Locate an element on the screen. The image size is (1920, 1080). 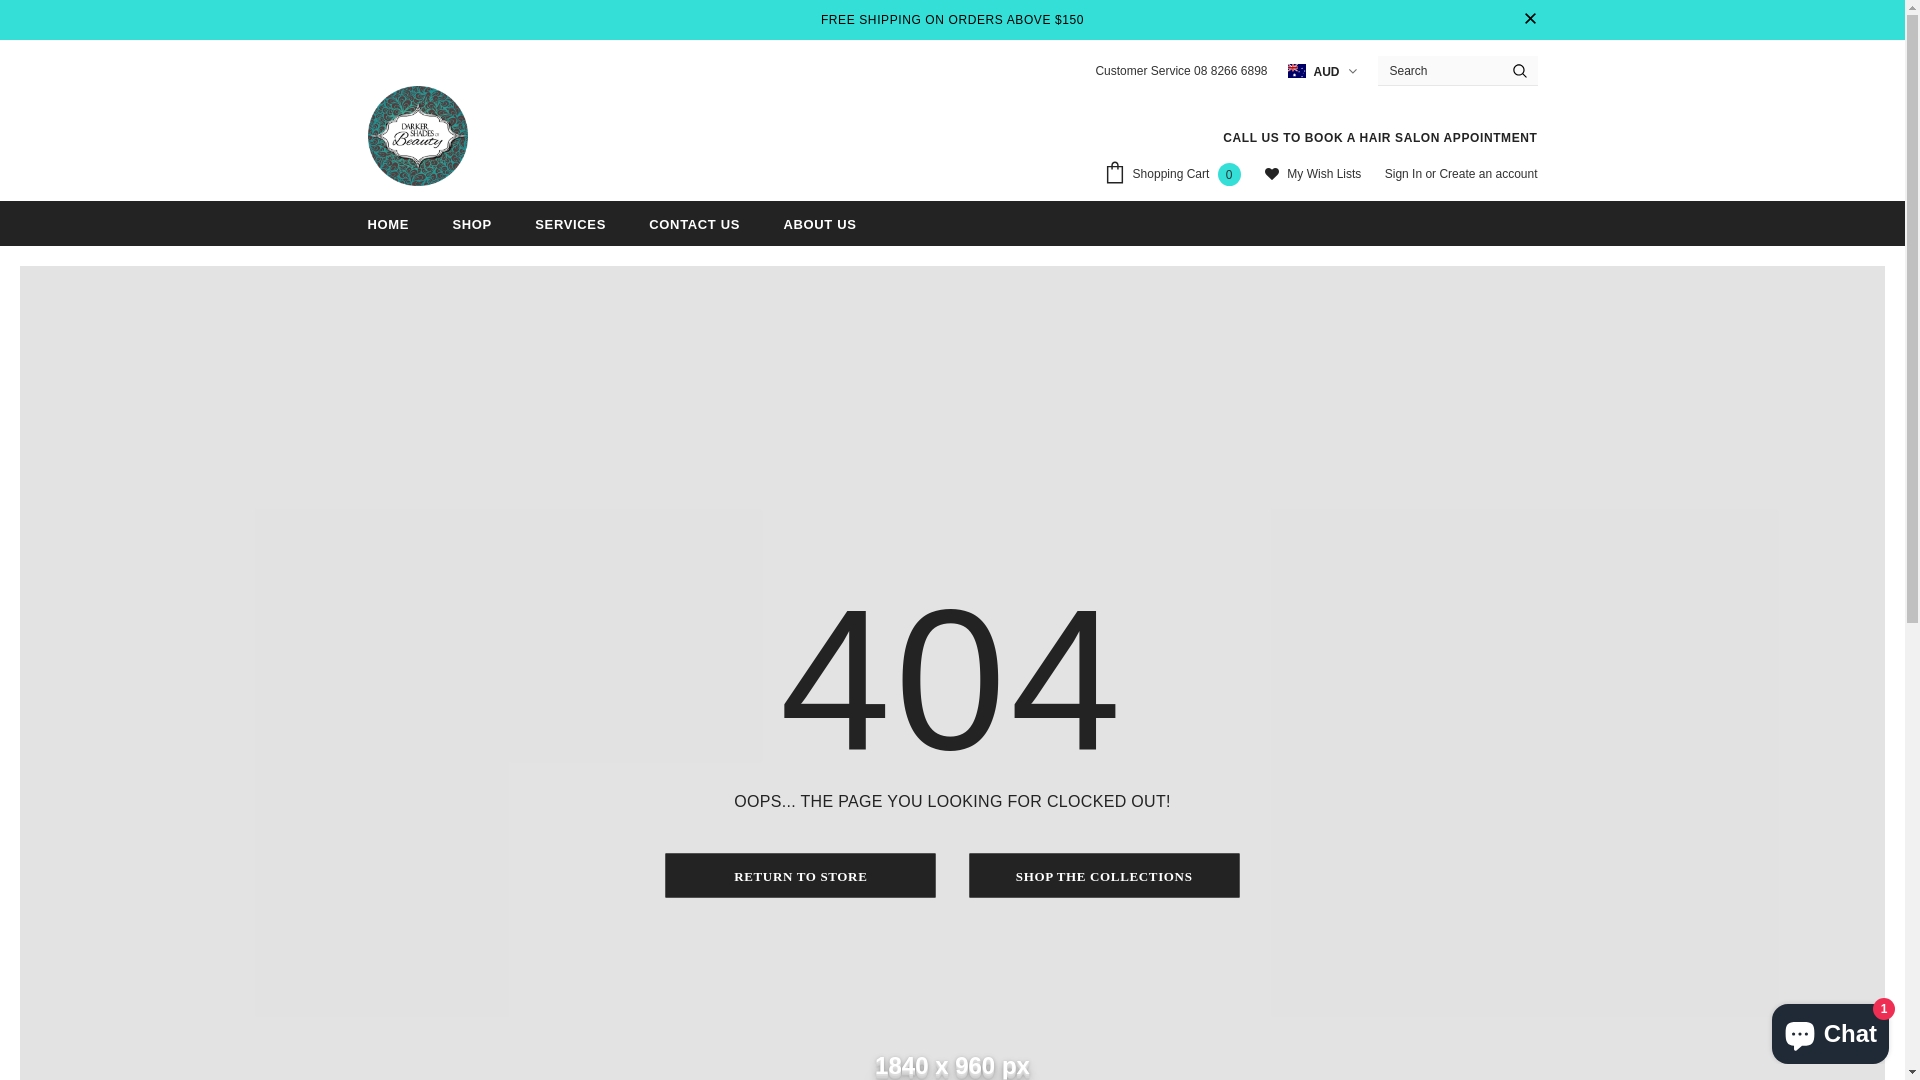
'CONTACT US' is located at coordinates (694, 223).